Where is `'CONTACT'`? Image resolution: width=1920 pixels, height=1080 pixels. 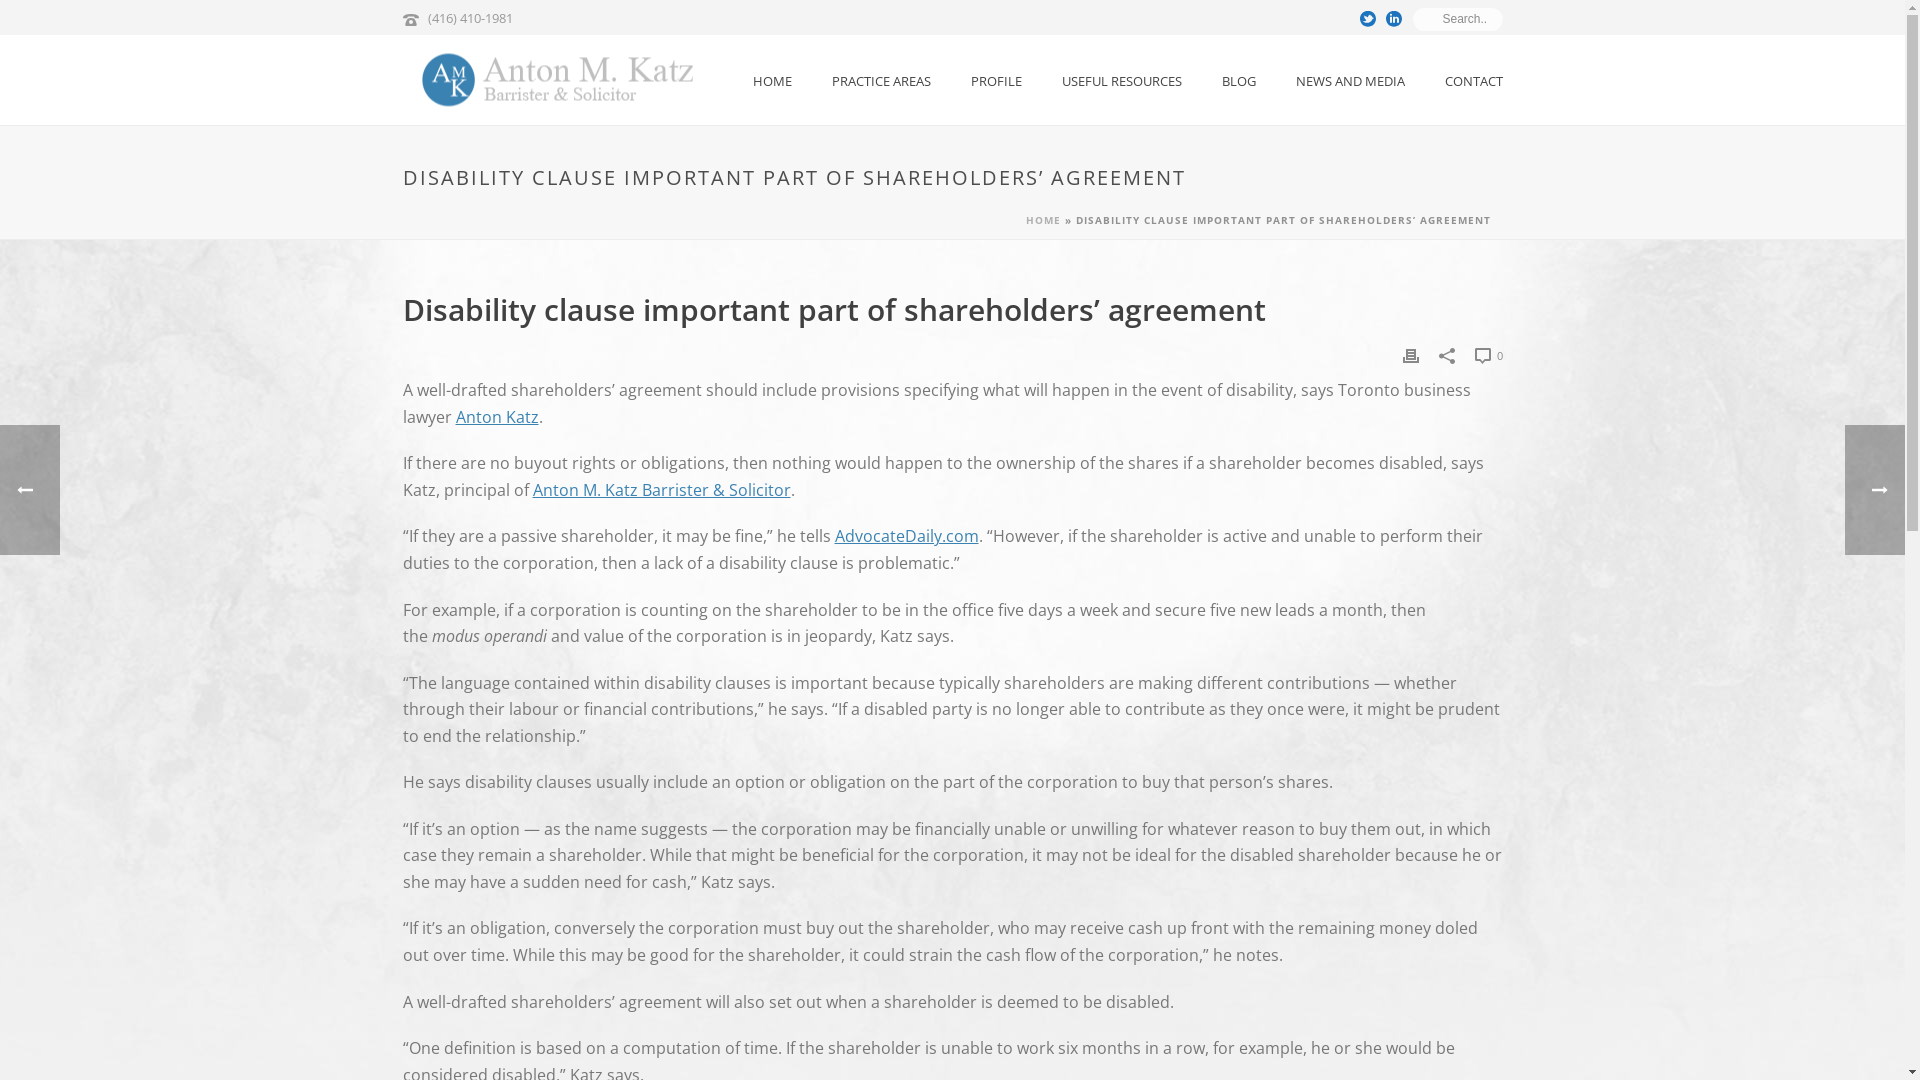 'CONTACT' is located at coordinates (1473, 80).